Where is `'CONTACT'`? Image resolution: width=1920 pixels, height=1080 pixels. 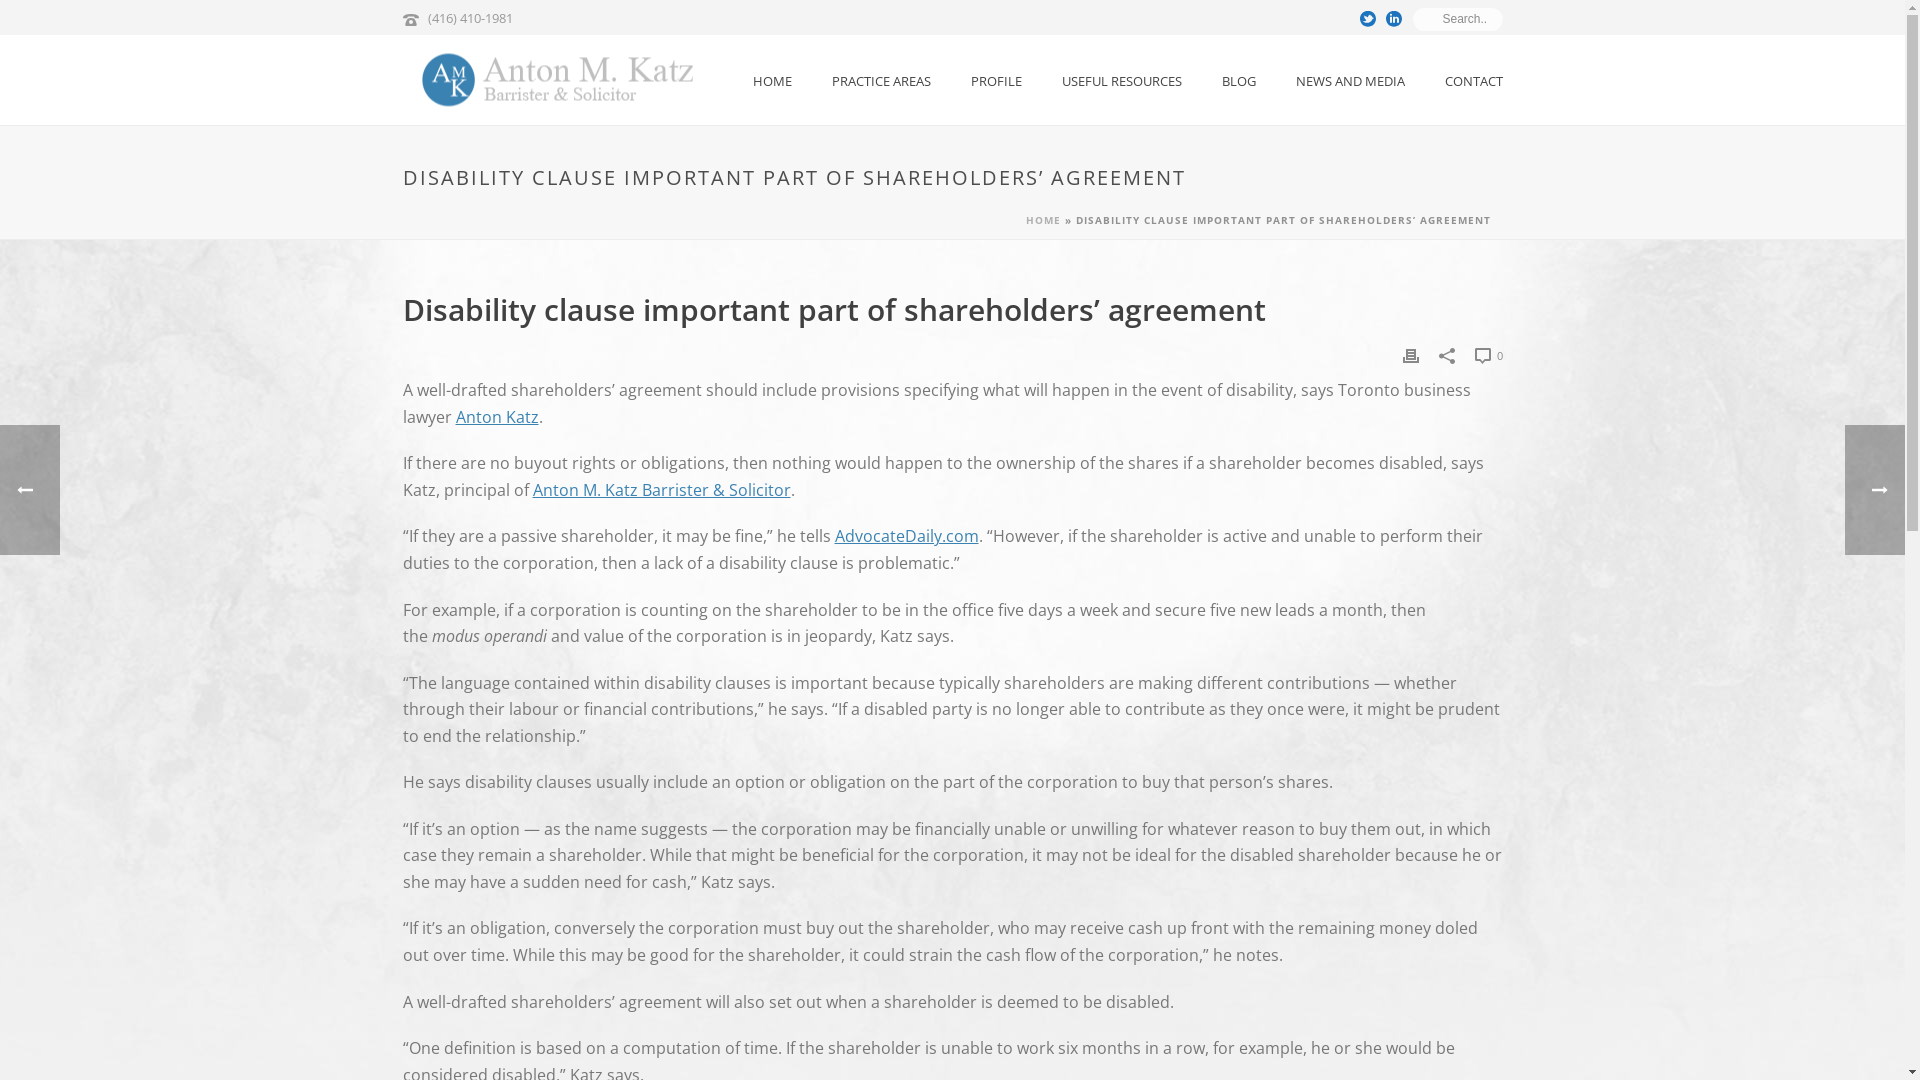 'CONTACT' is located at coordinates (1473, 80).